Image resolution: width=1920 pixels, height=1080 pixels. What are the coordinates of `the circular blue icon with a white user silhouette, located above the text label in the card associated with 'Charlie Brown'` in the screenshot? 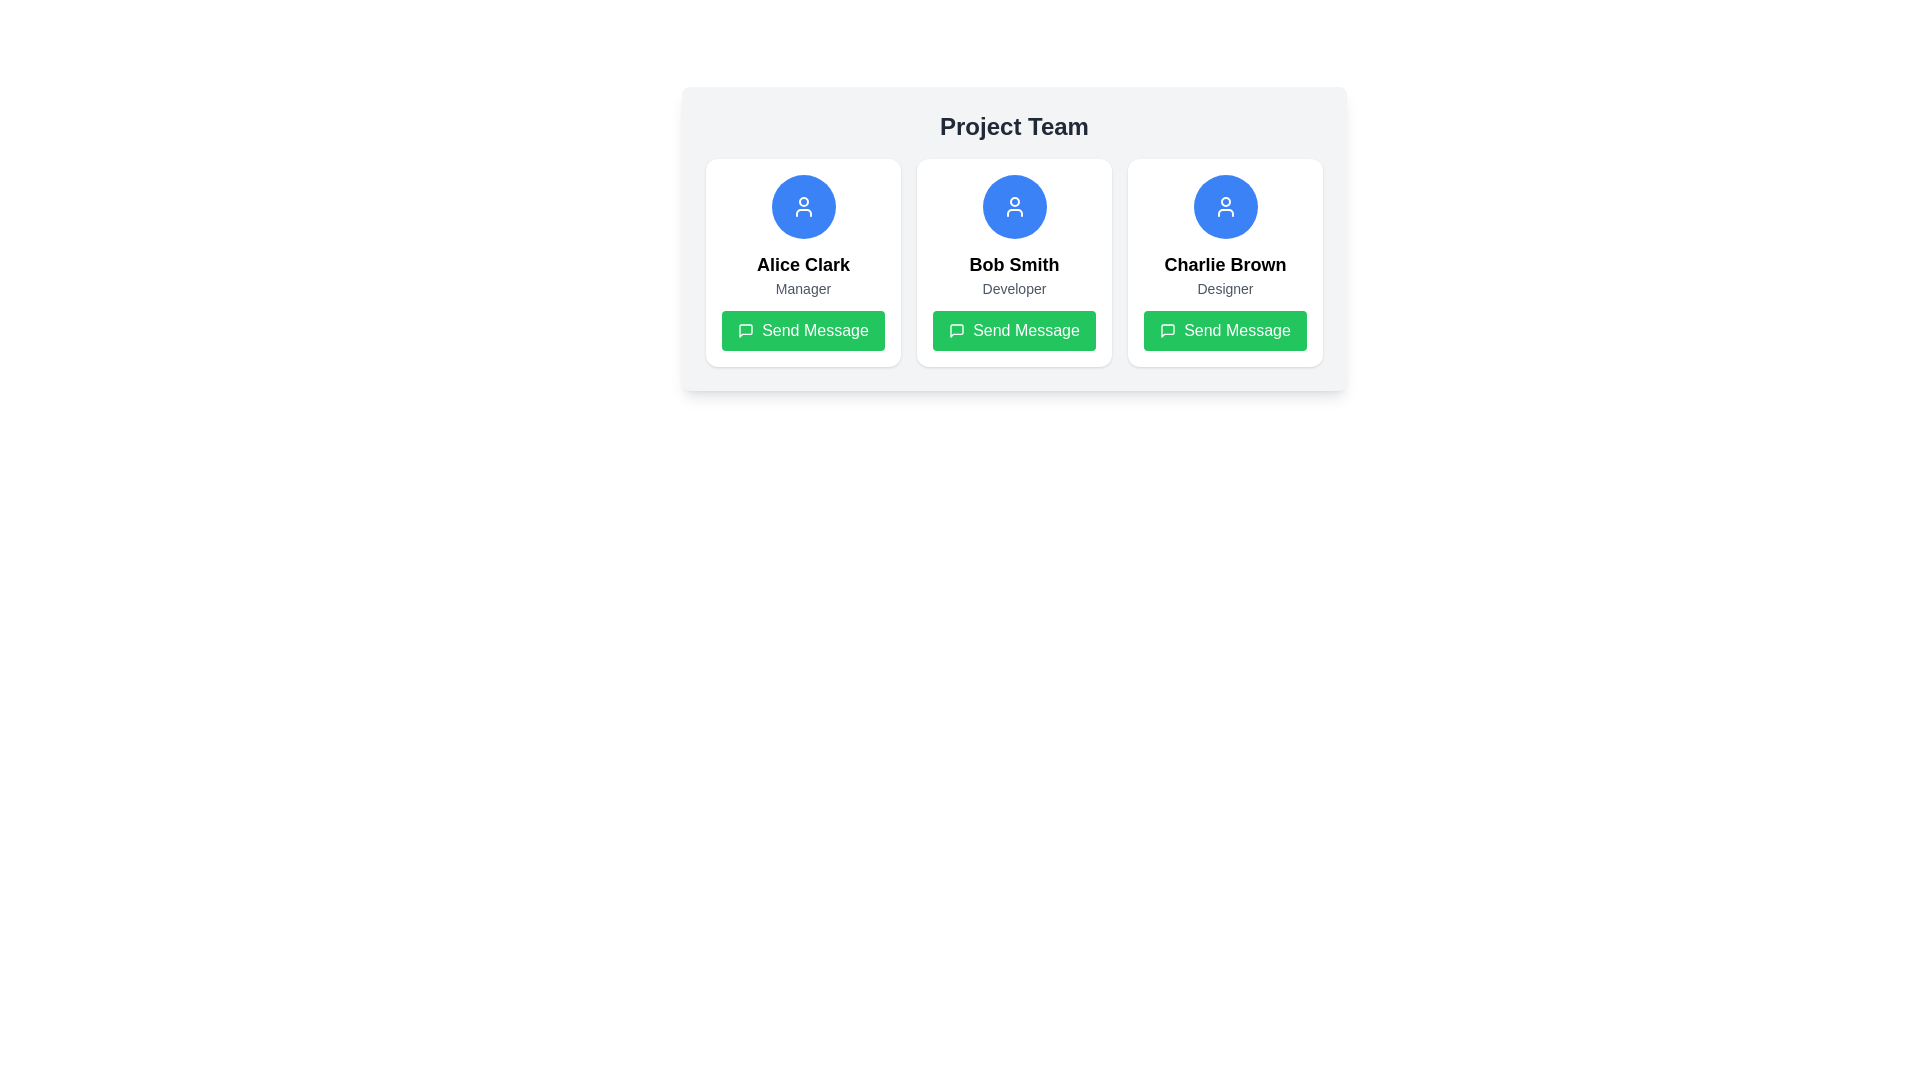 It's located at (1224, 207).